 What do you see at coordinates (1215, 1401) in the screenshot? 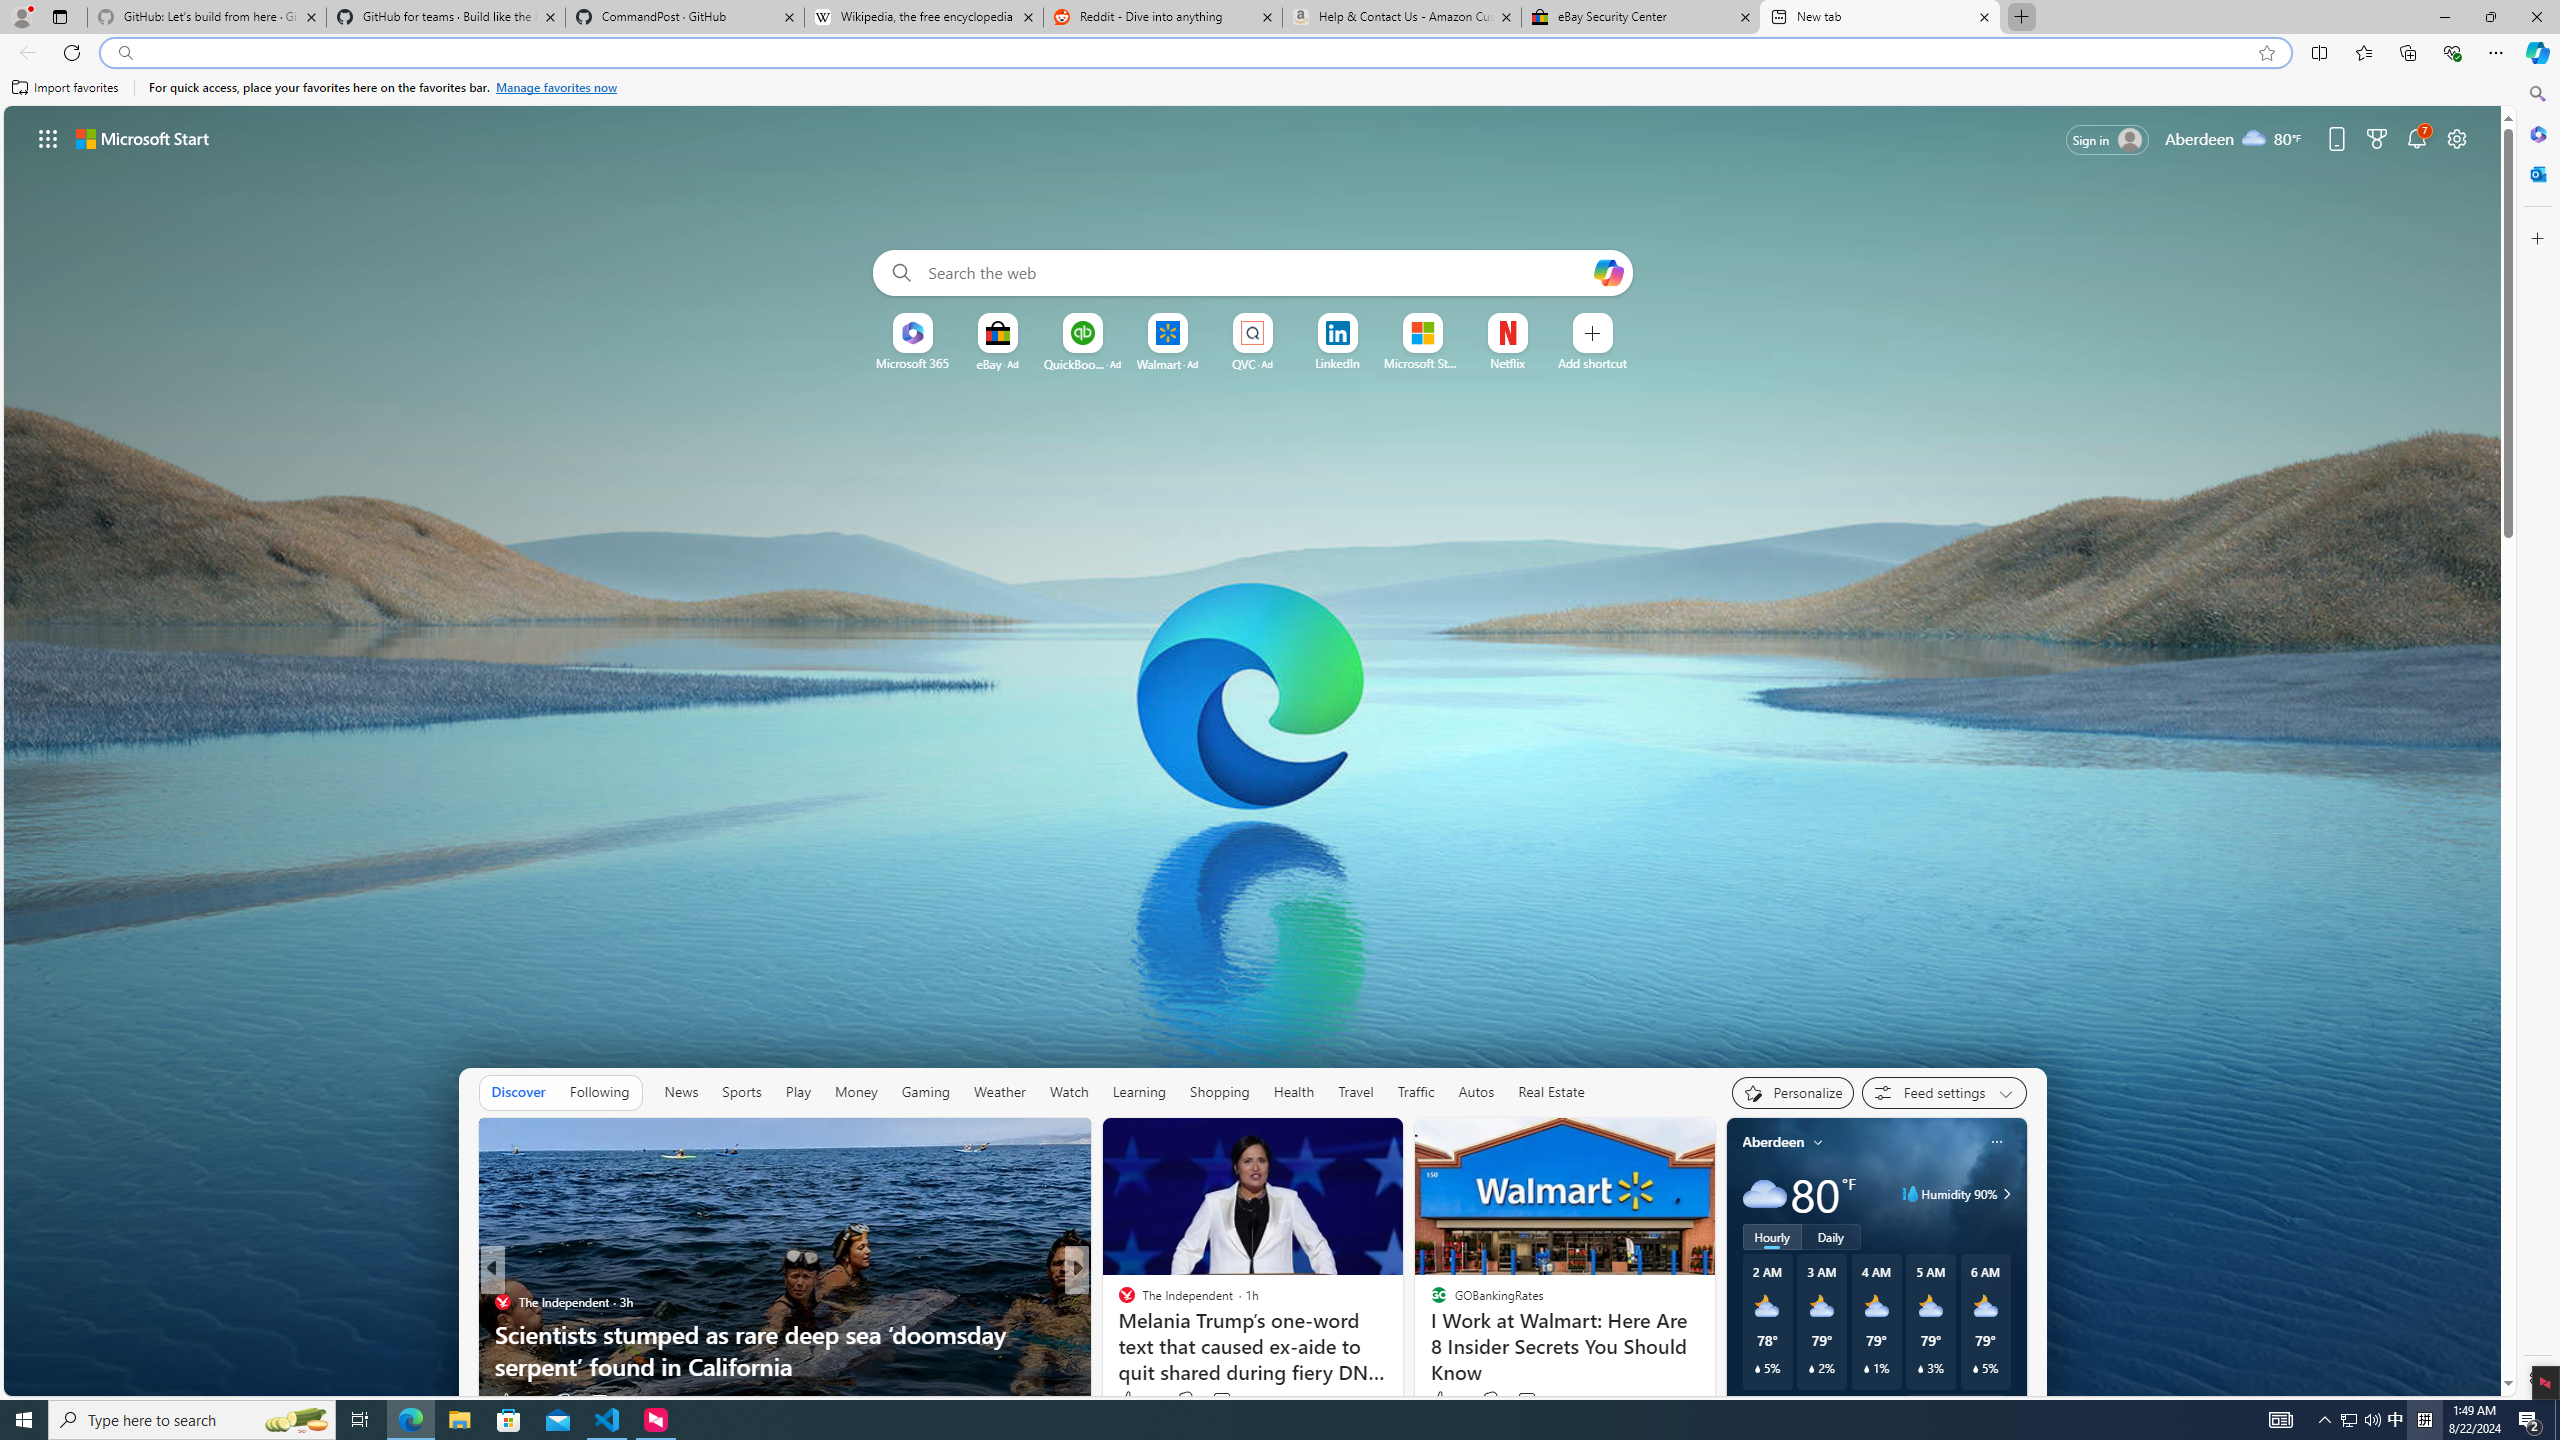
I see `'View comments 31 Comment'` at bounding box center [1215, 1401].